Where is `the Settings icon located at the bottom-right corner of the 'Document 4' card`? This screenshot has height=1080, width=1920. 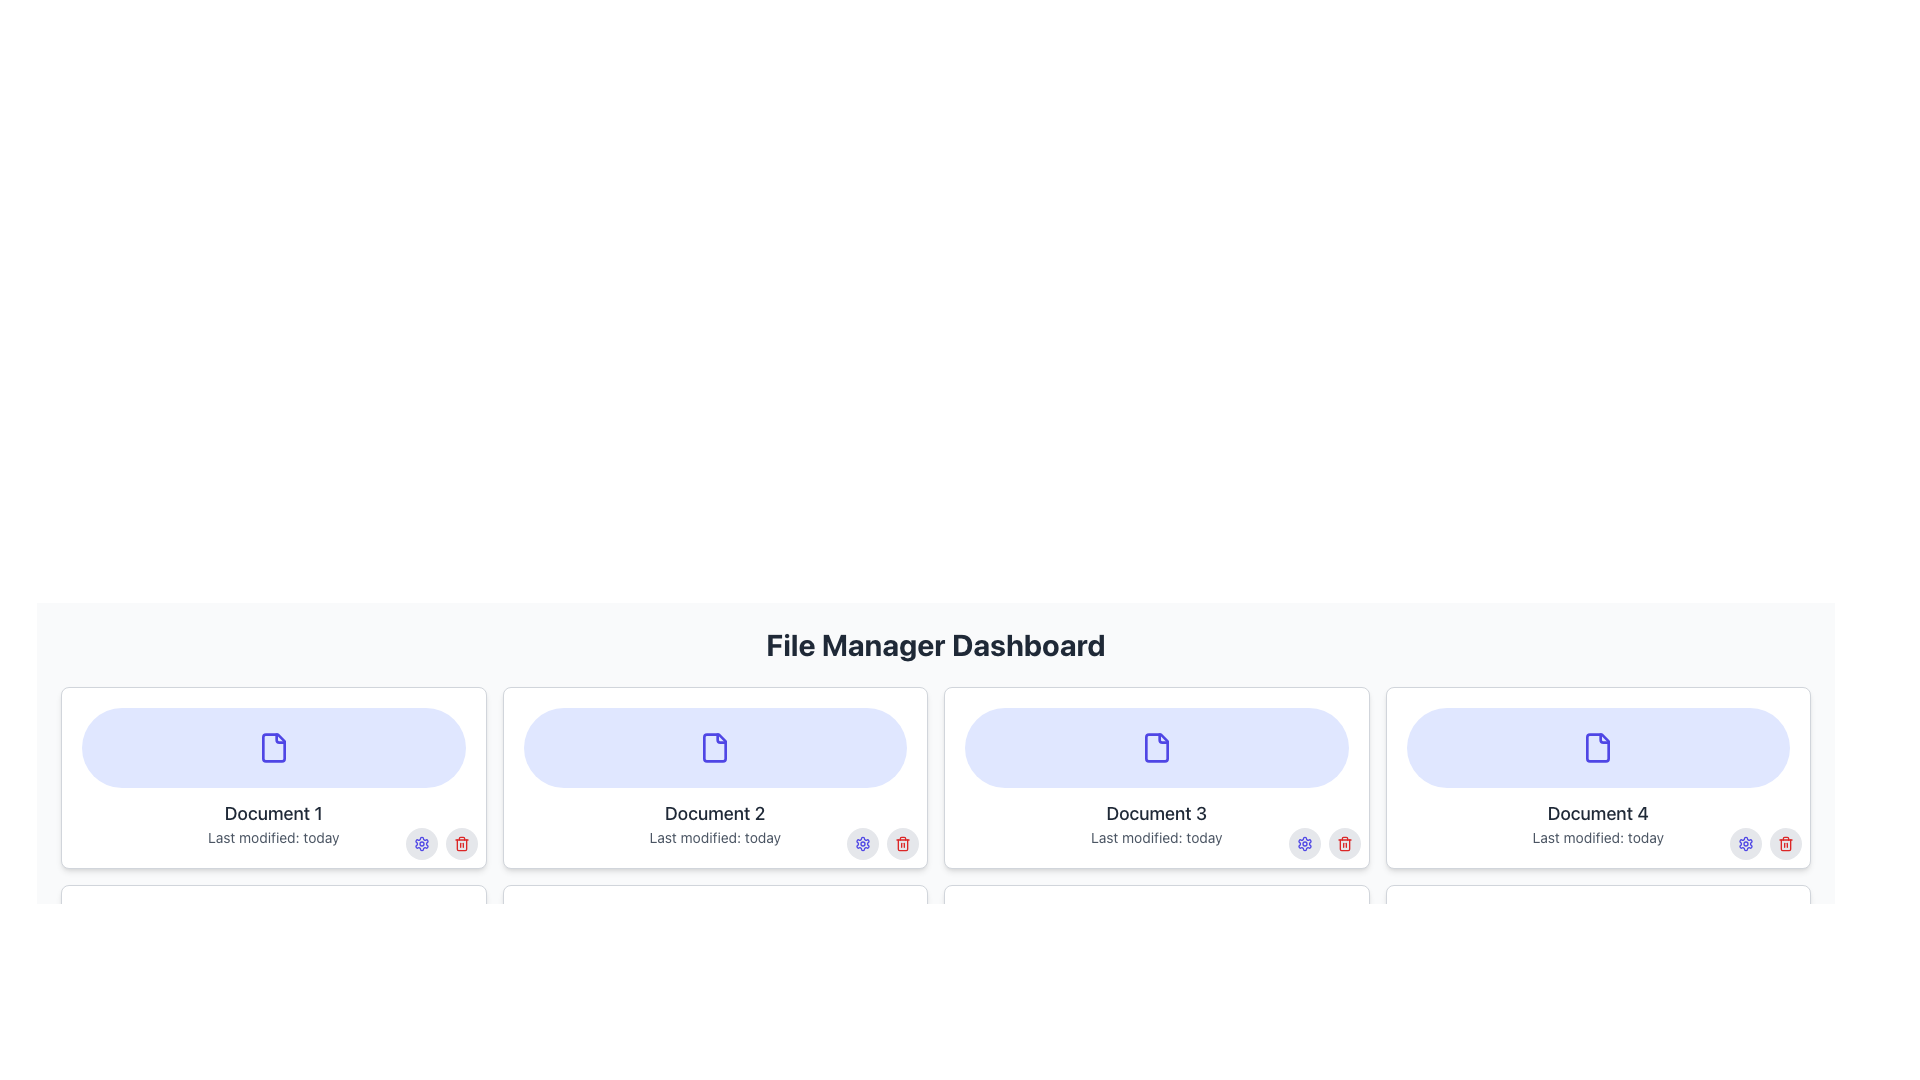 the Settings icon located at the bottom-right corner of the 'Document 4' card is located at coordinates (1745, 844).